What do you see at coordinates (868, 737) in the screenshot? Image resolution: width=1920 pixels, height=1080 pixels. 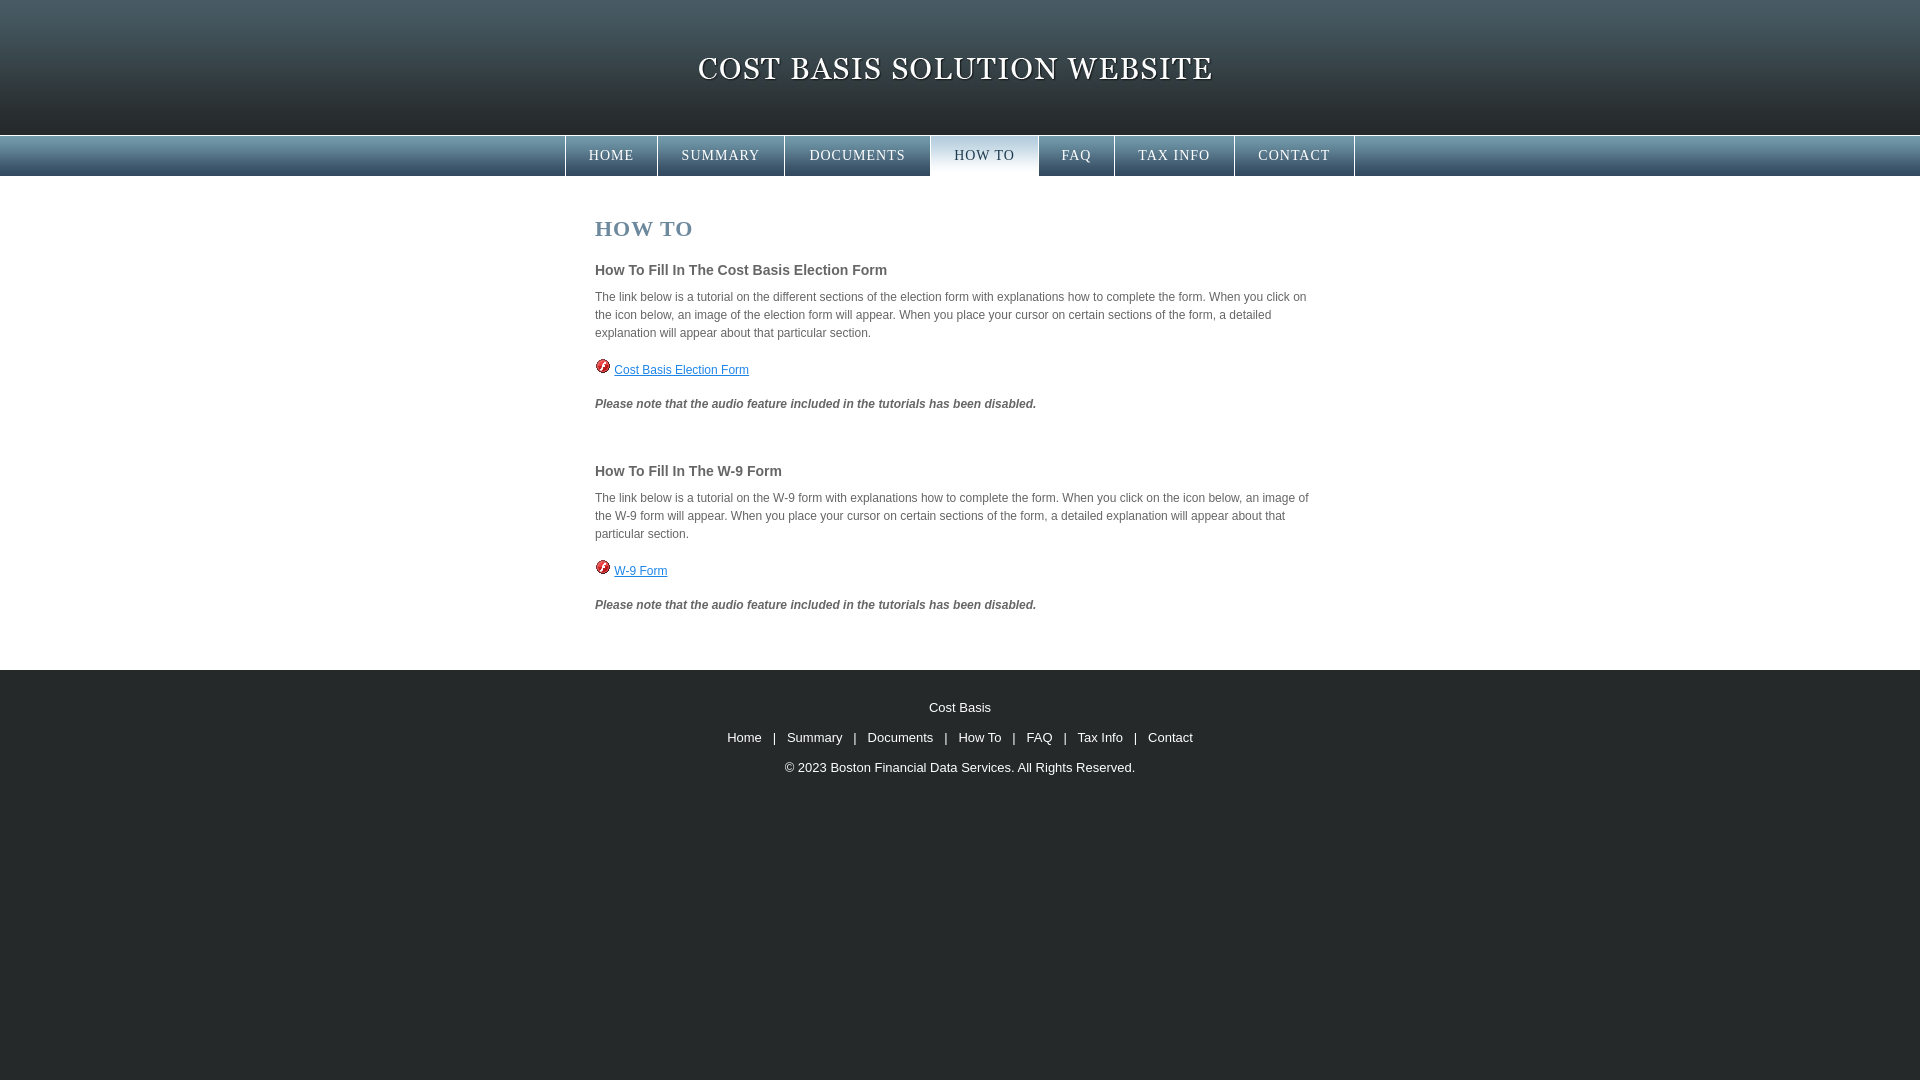 I see `'Documents'` at bounding box center [868, 737].